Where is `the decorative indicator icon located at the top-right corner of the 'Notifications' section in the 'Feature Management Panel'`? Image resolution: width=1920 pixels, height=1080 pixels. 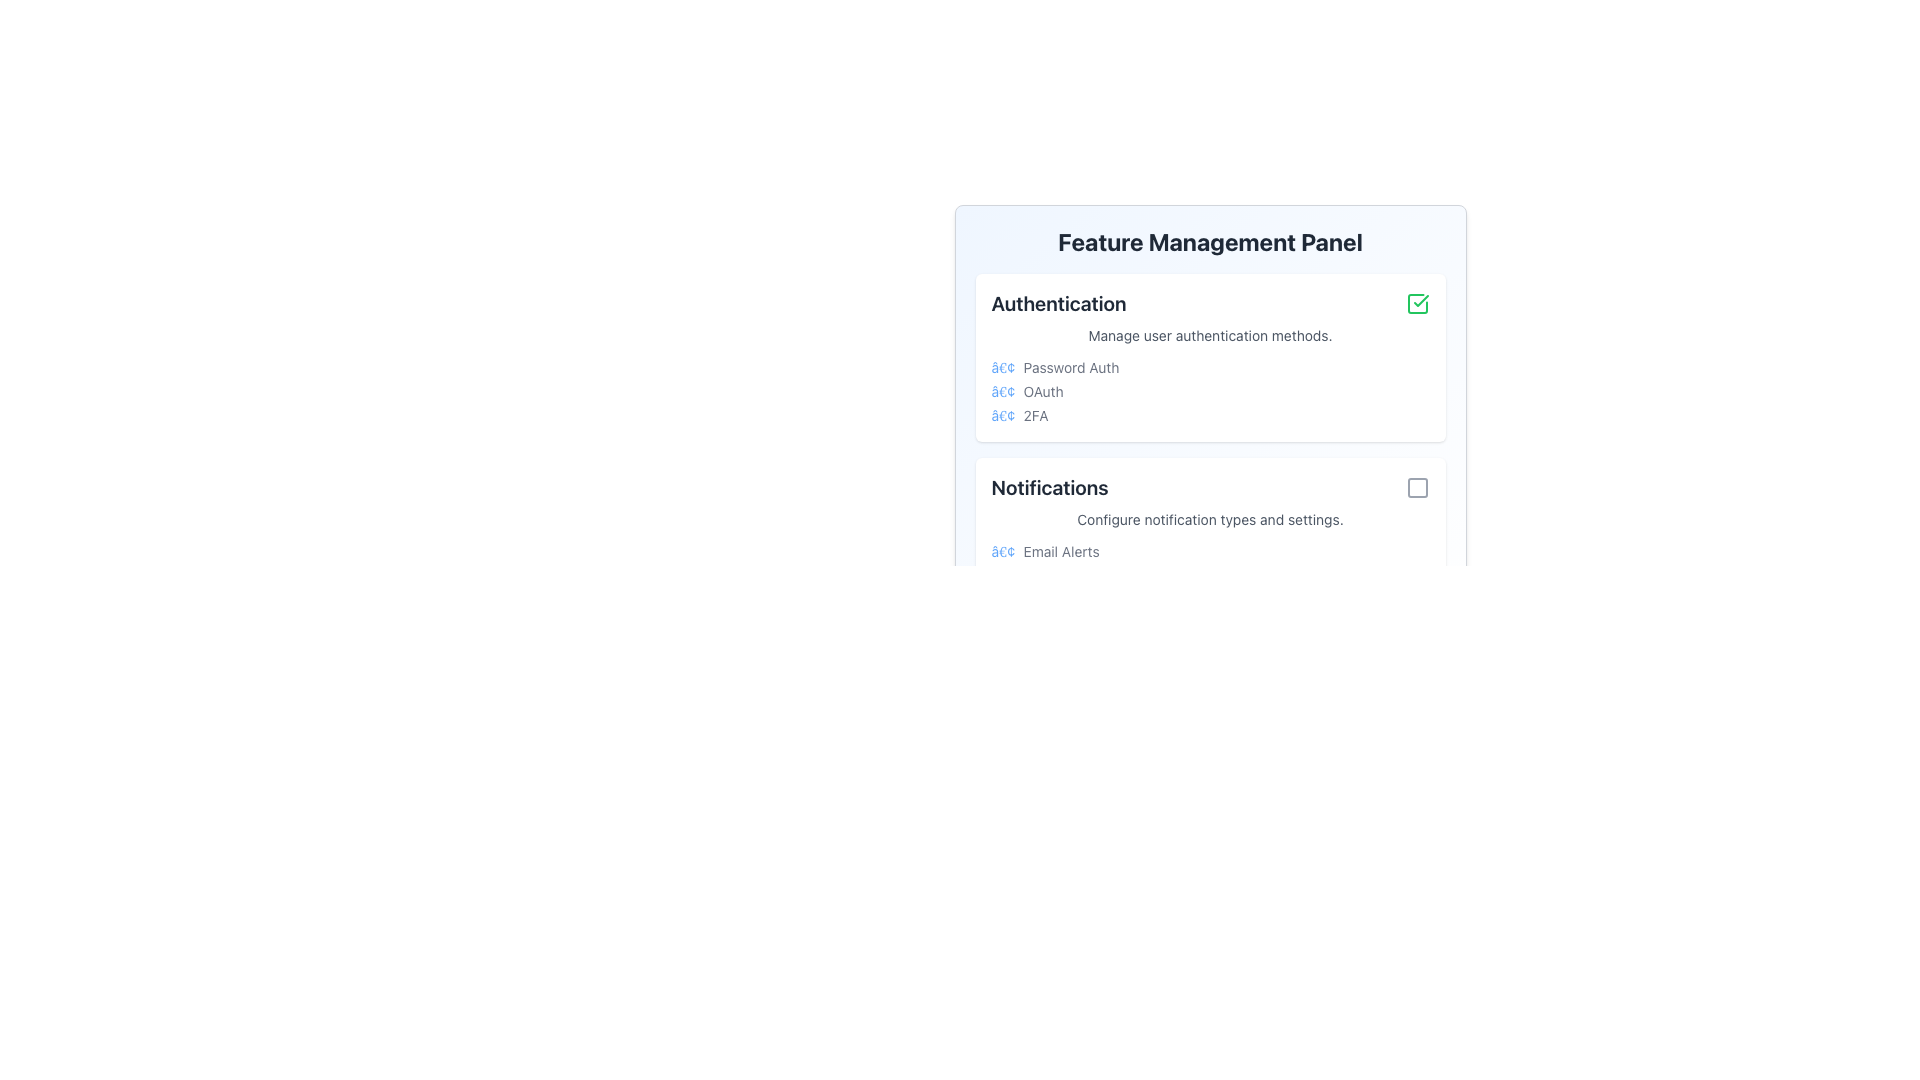
the decorative indicator icon located at the top-right corner of the 'Notifications' section in the 'Feature Management Panel' is located at coordinates (1416, 488).